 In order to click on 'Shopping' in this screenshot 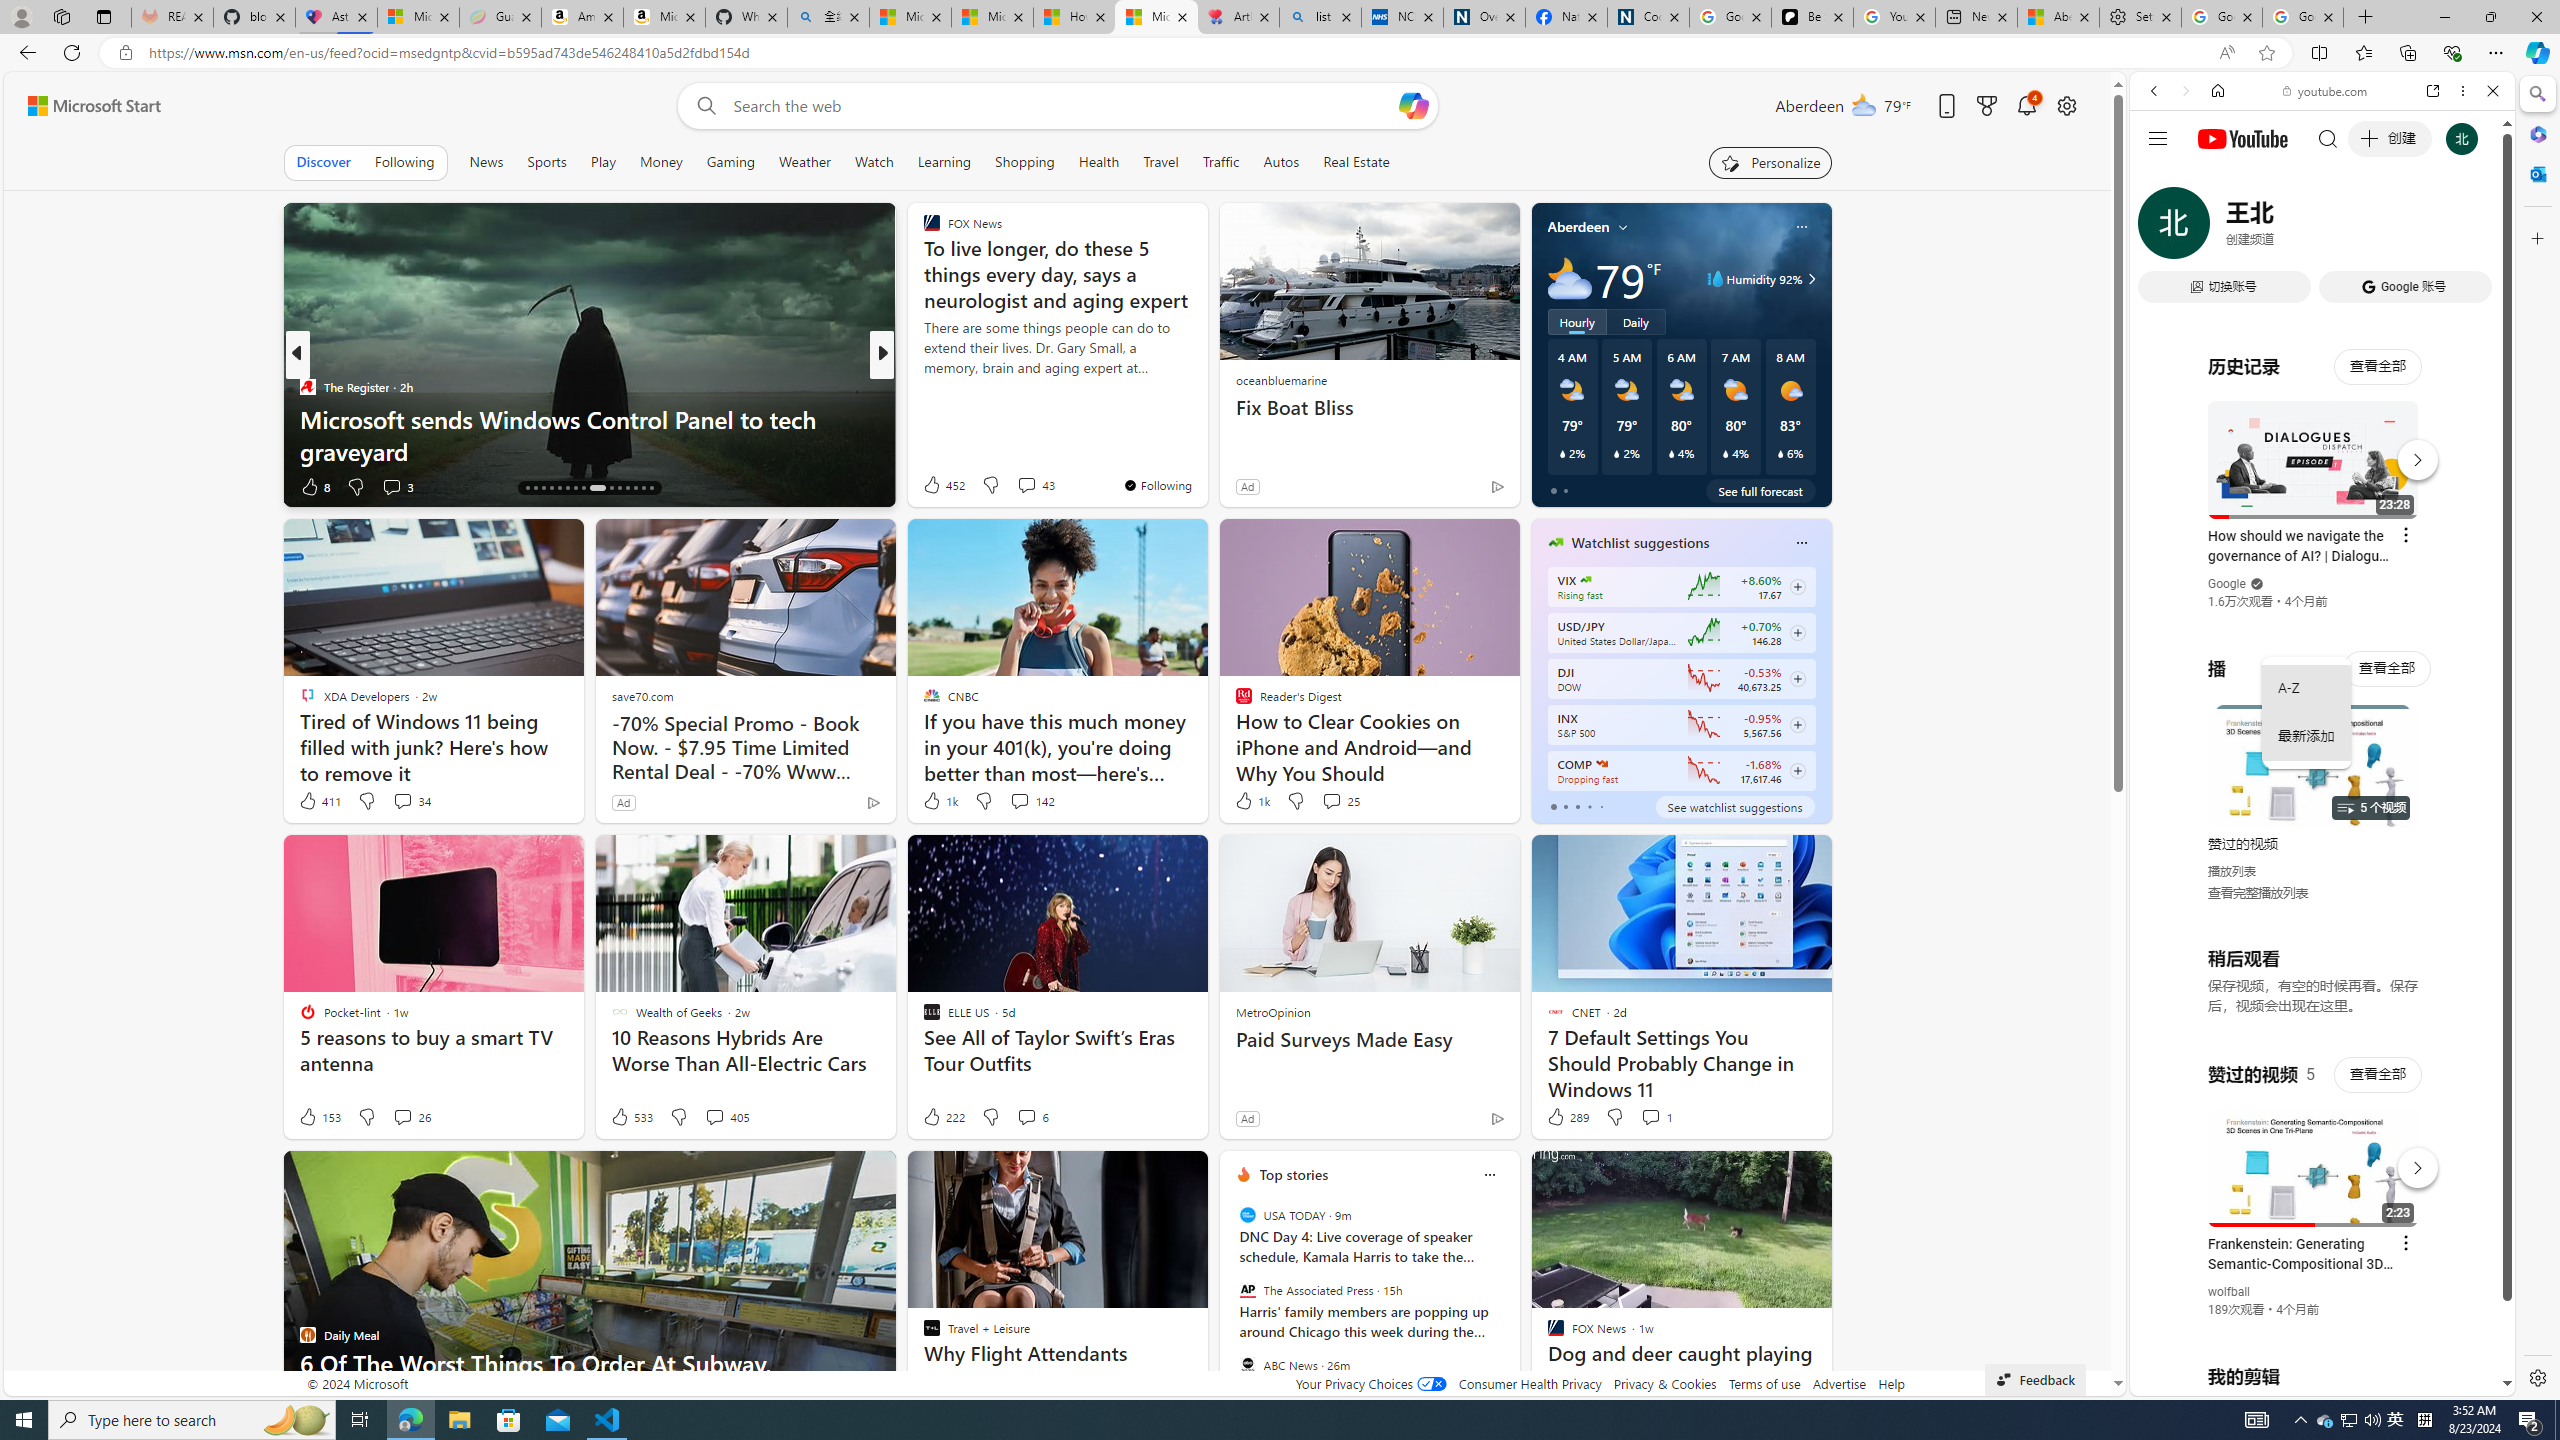, I will do `click(1024, 161)`.